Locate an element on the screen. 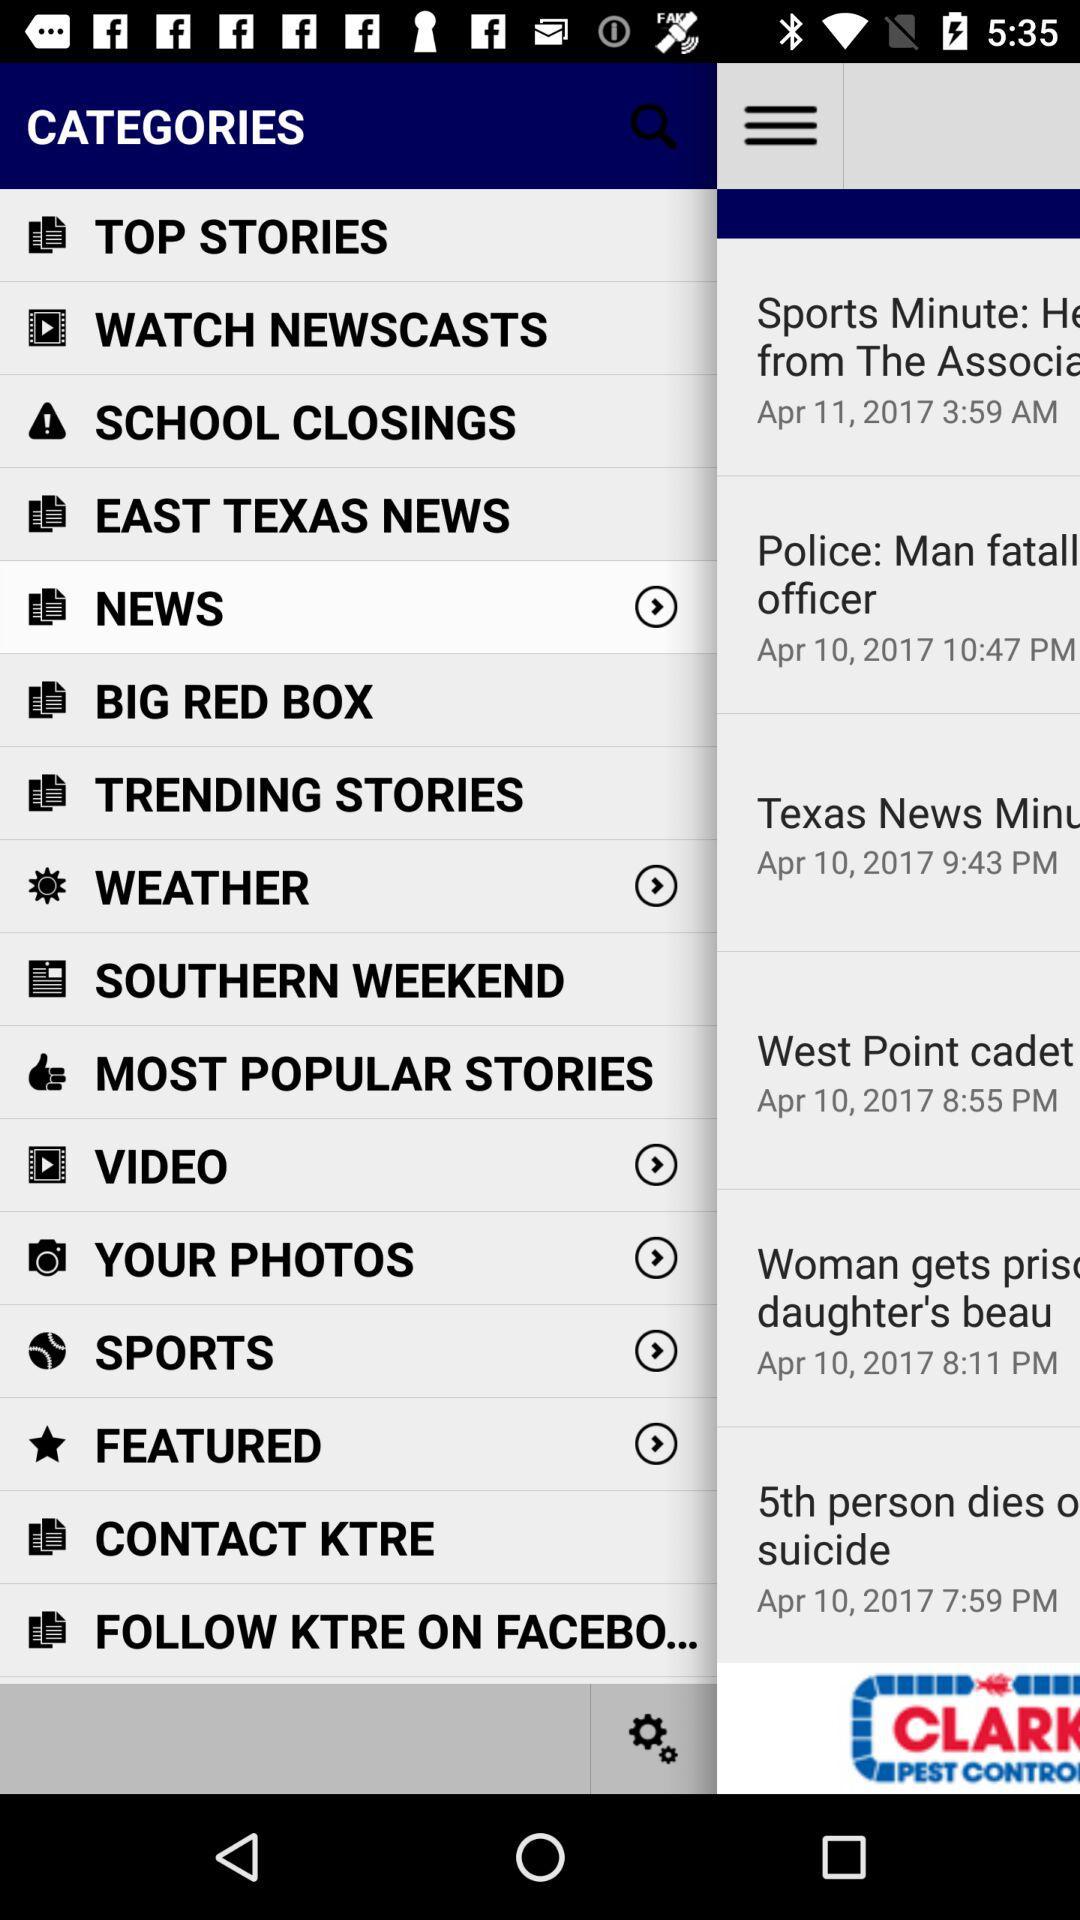 This screenshot has width=1080, height=1920. seventh icon which is below categories is located at coordinates (45, 791).